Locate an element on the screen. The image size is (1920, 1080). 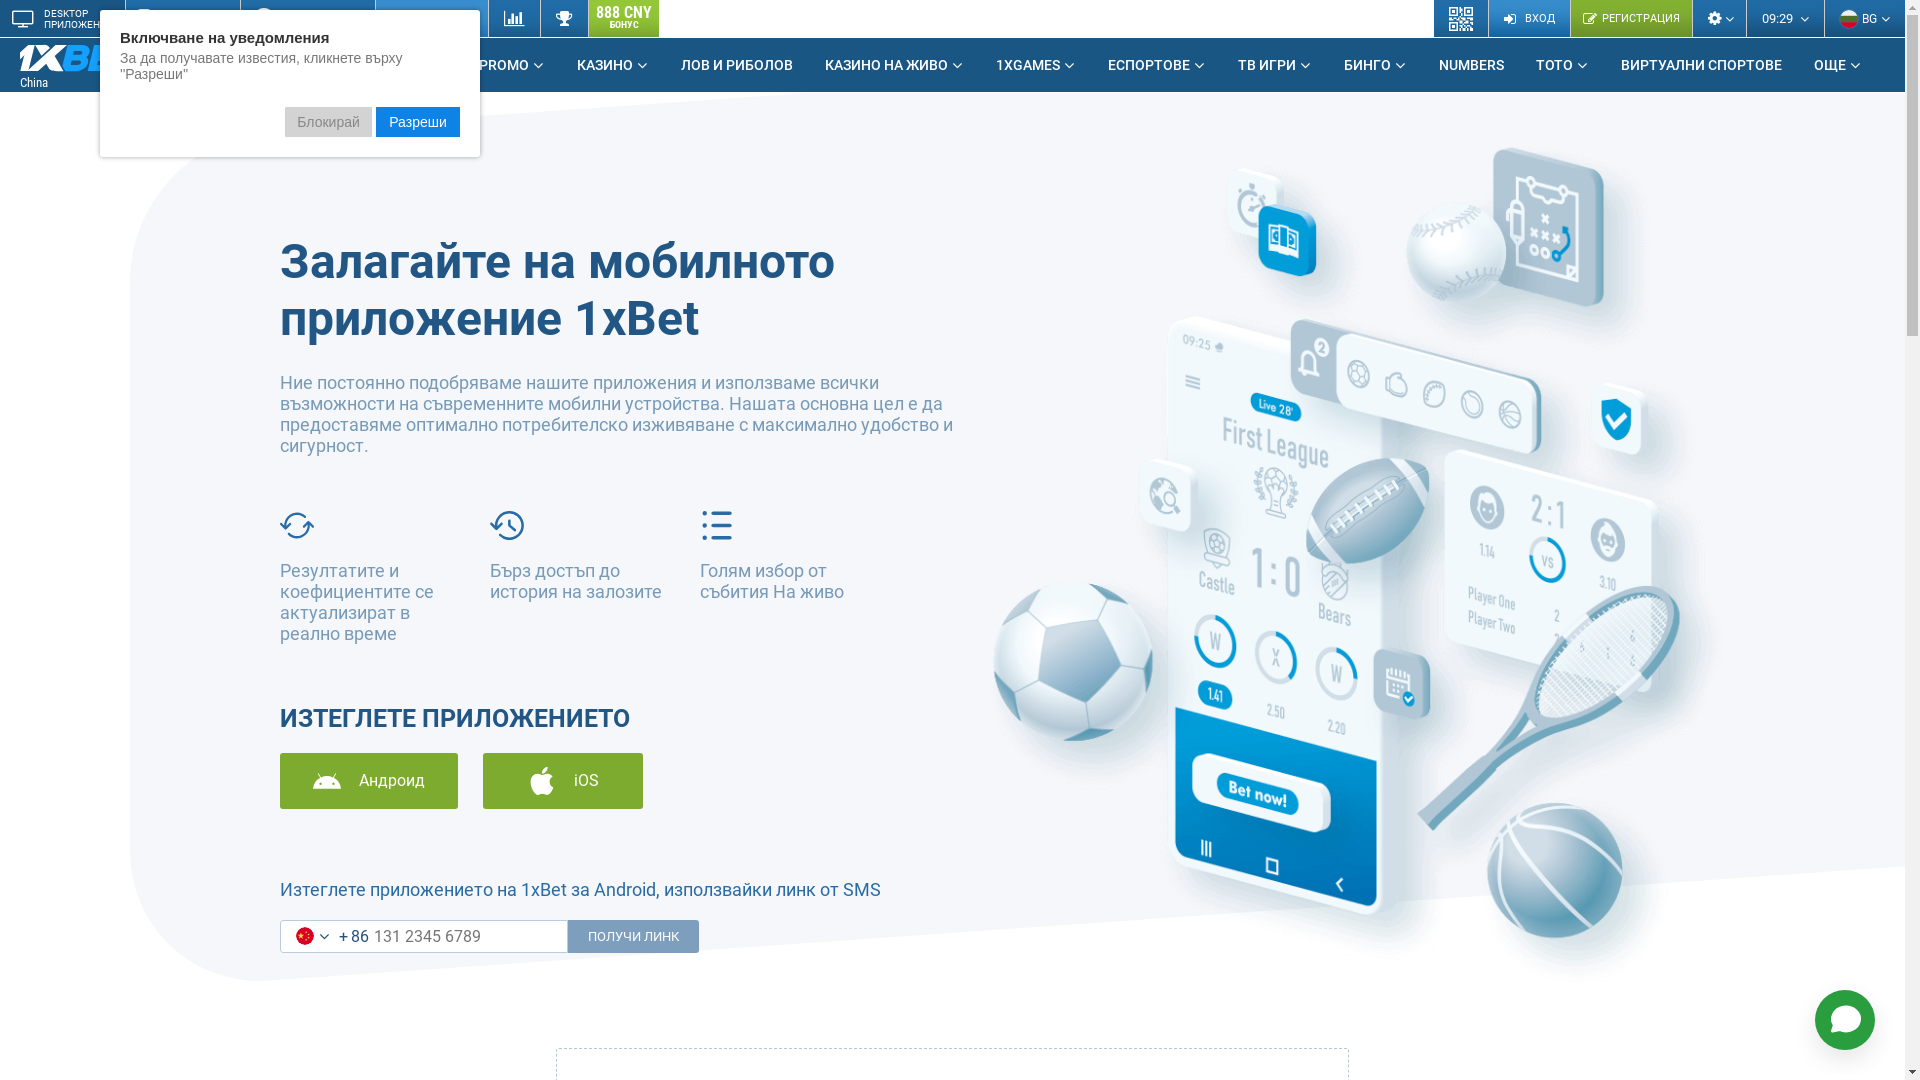
'PROMO' is located at coordinates (461, 64).